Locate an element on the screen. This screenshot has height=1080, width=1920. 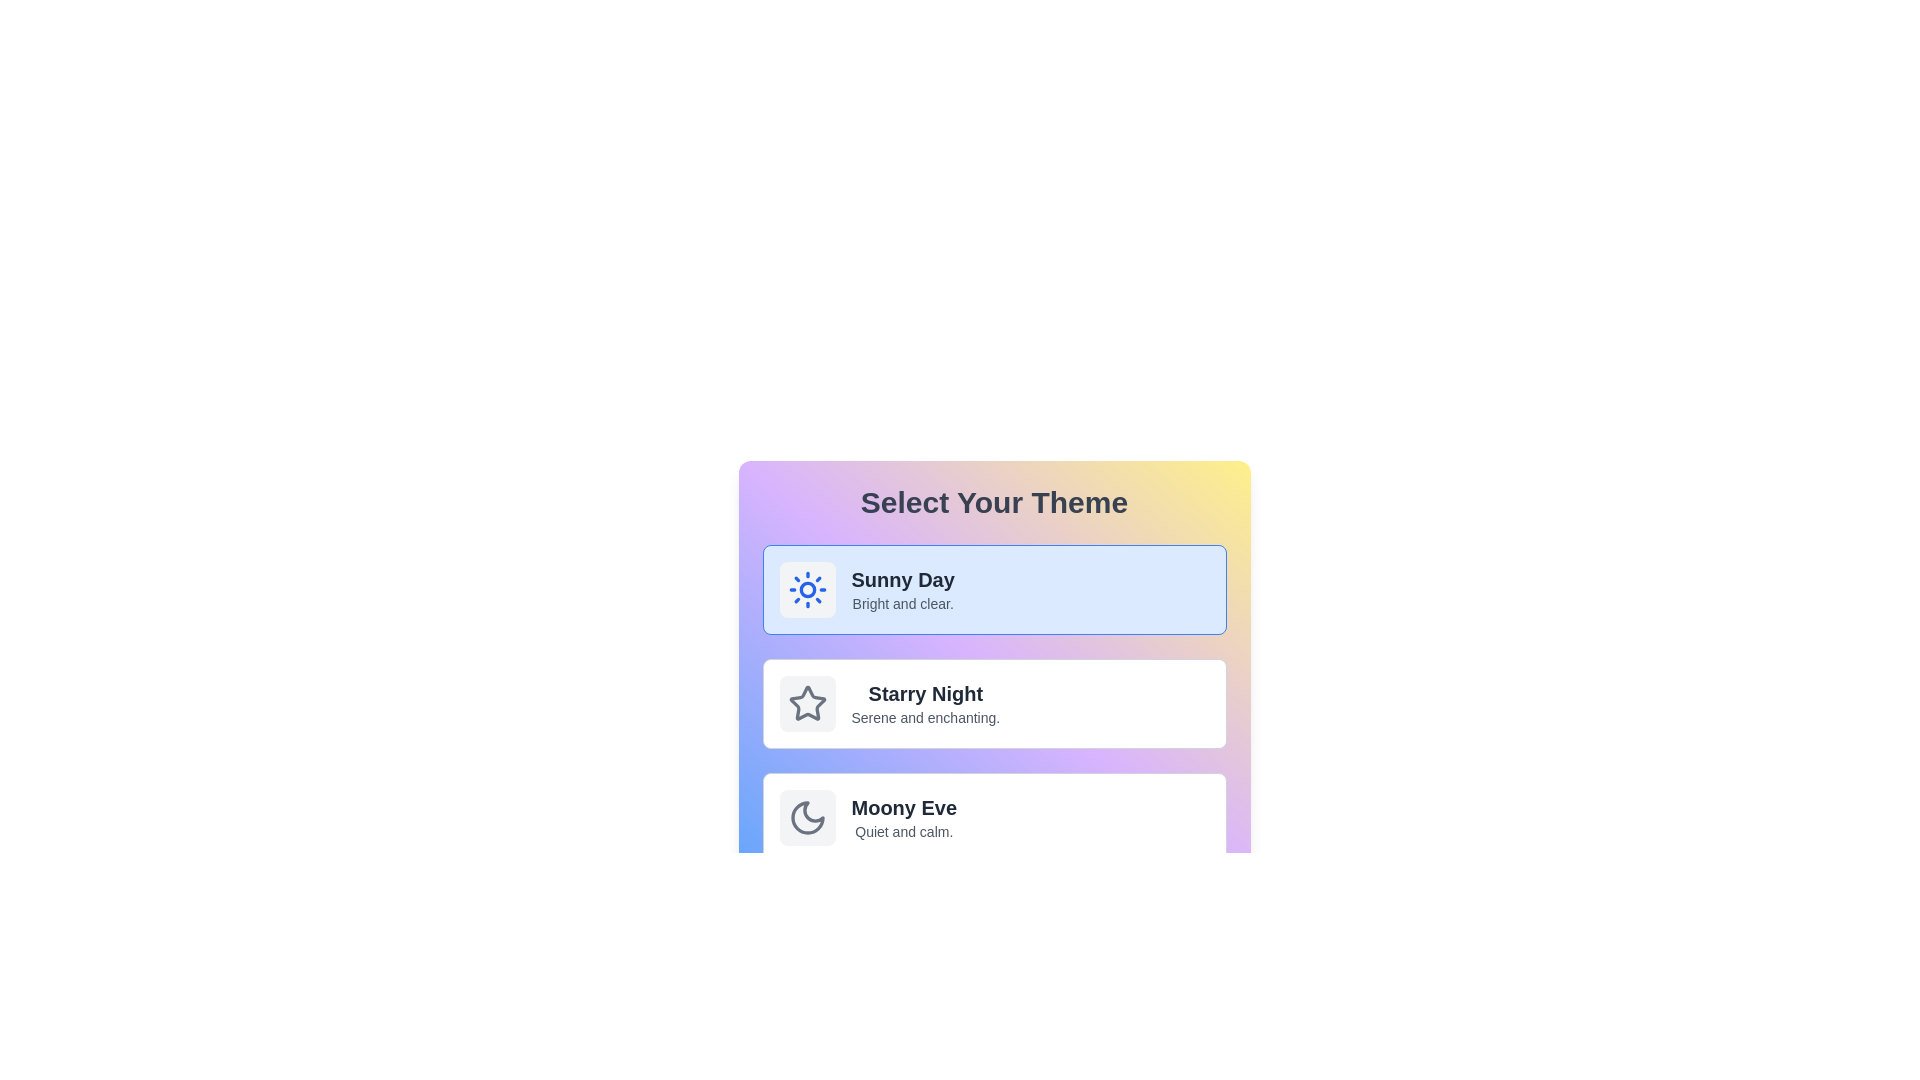
the 'Moony Eve' label, which is styled in bold dark gray font and is located in the lower section of the theme selection interface, to the right of the crescent moon icon is located at coordinates (903, 806).